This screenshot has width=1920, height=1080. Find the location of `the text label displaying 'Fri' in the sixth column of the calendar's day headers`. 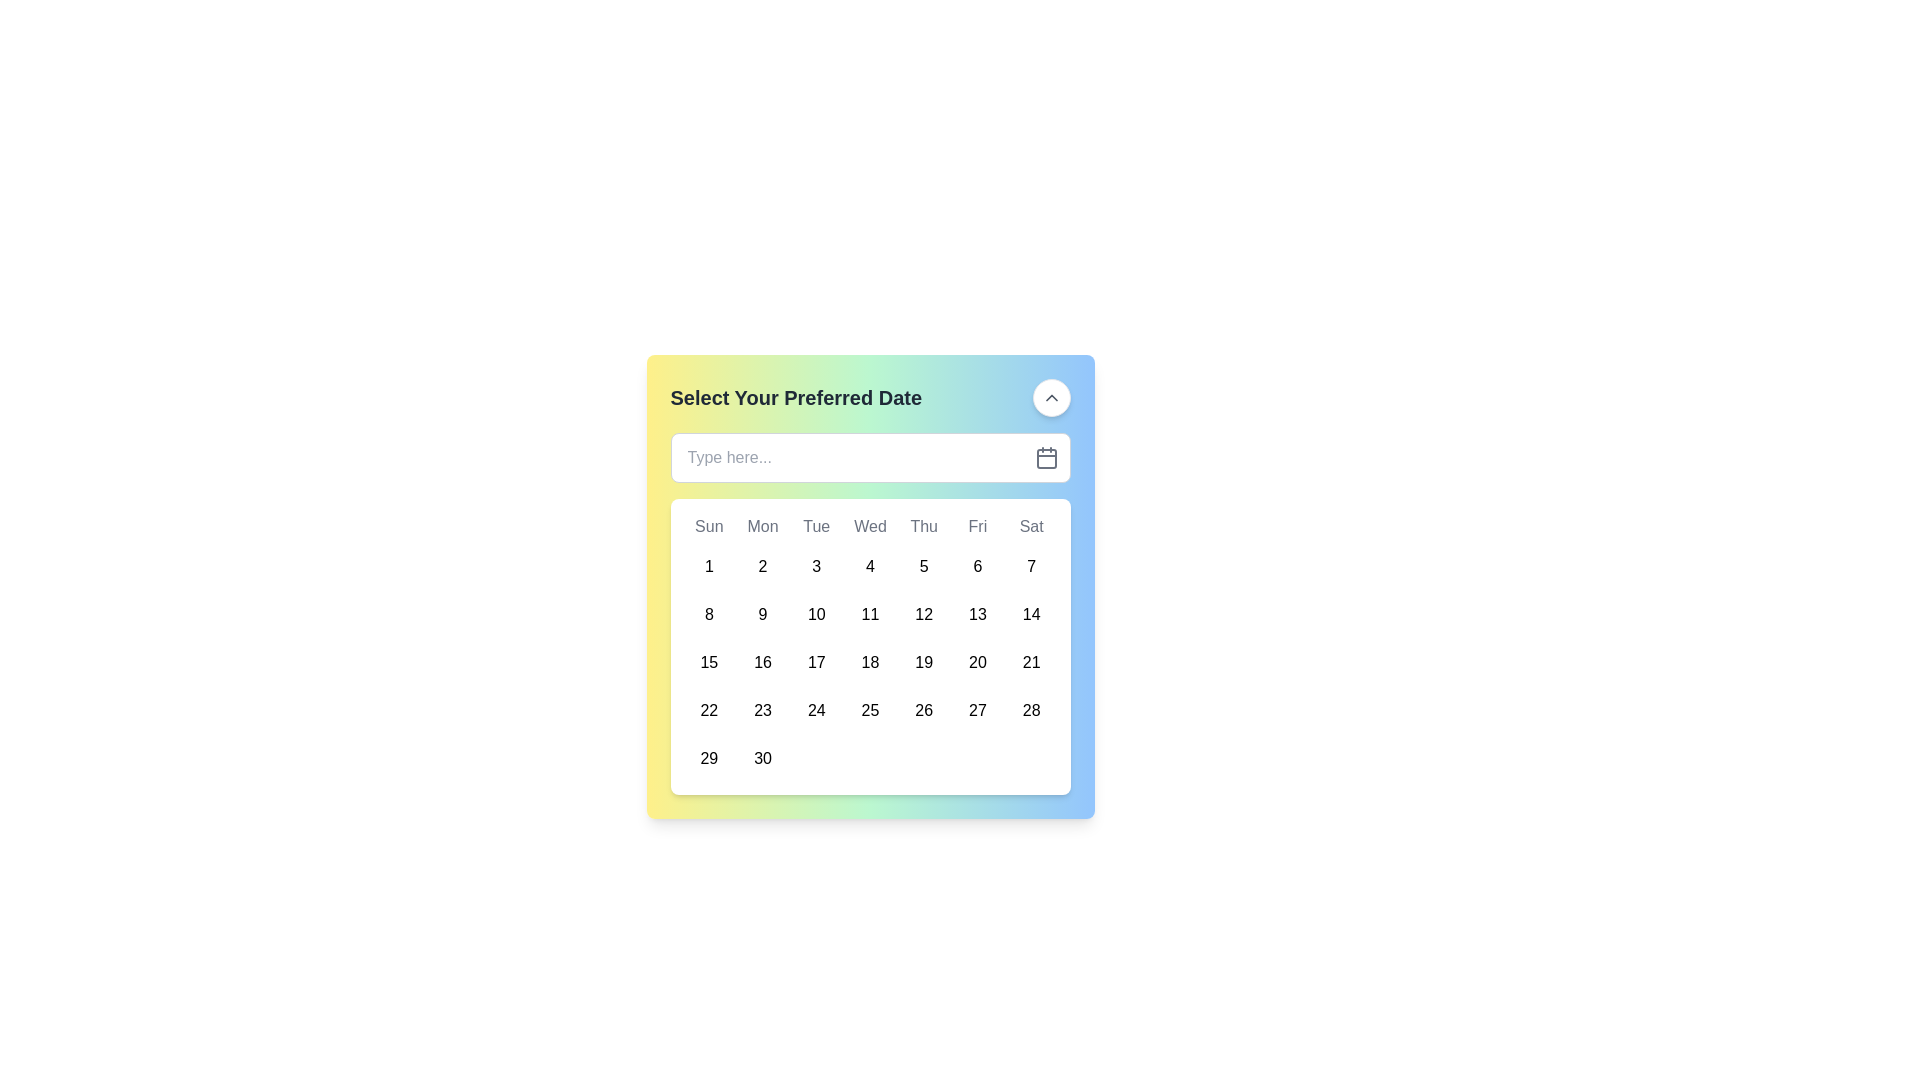

the text label displaying 'Fri' in the sixth column of the calendar's day headers is located at coordinates (977, 526).